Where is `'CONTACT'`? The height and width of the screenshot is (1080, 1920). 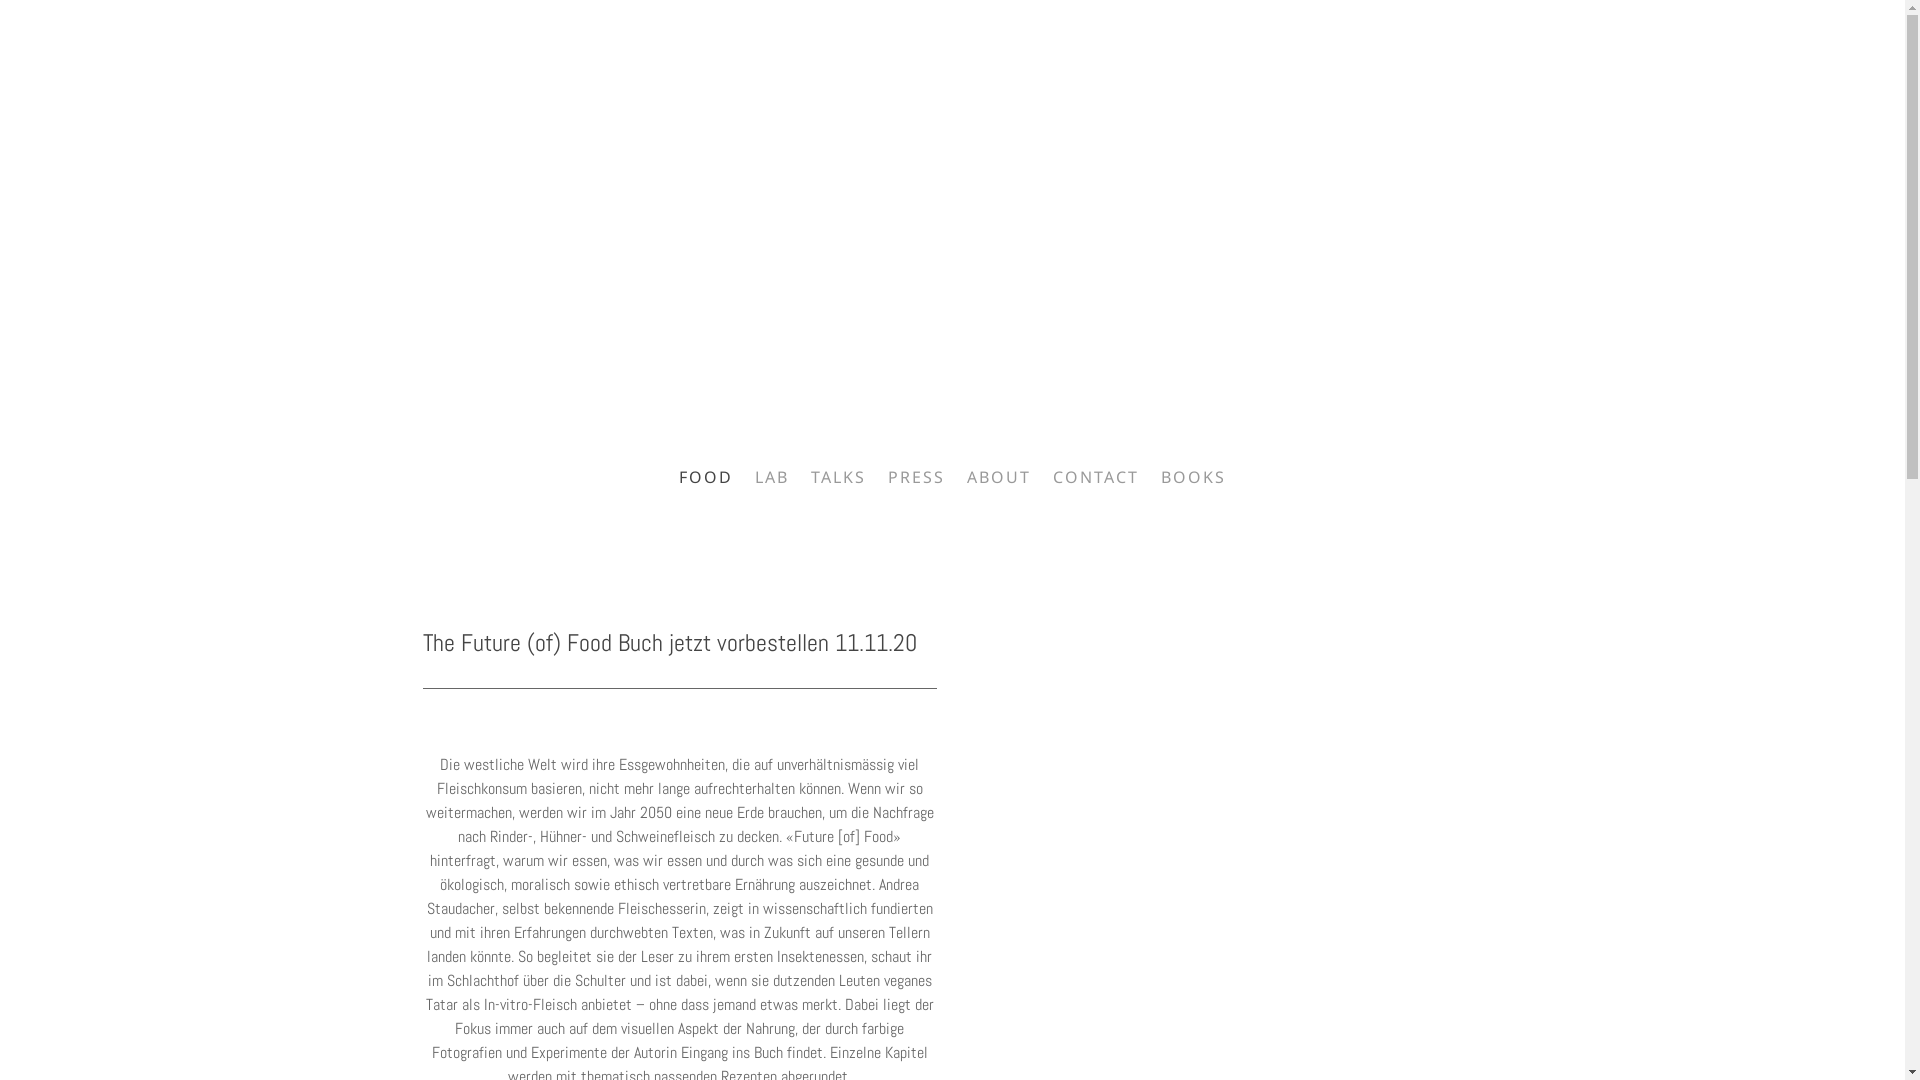 'CONTACT' is located at coordinates (1040, 477).